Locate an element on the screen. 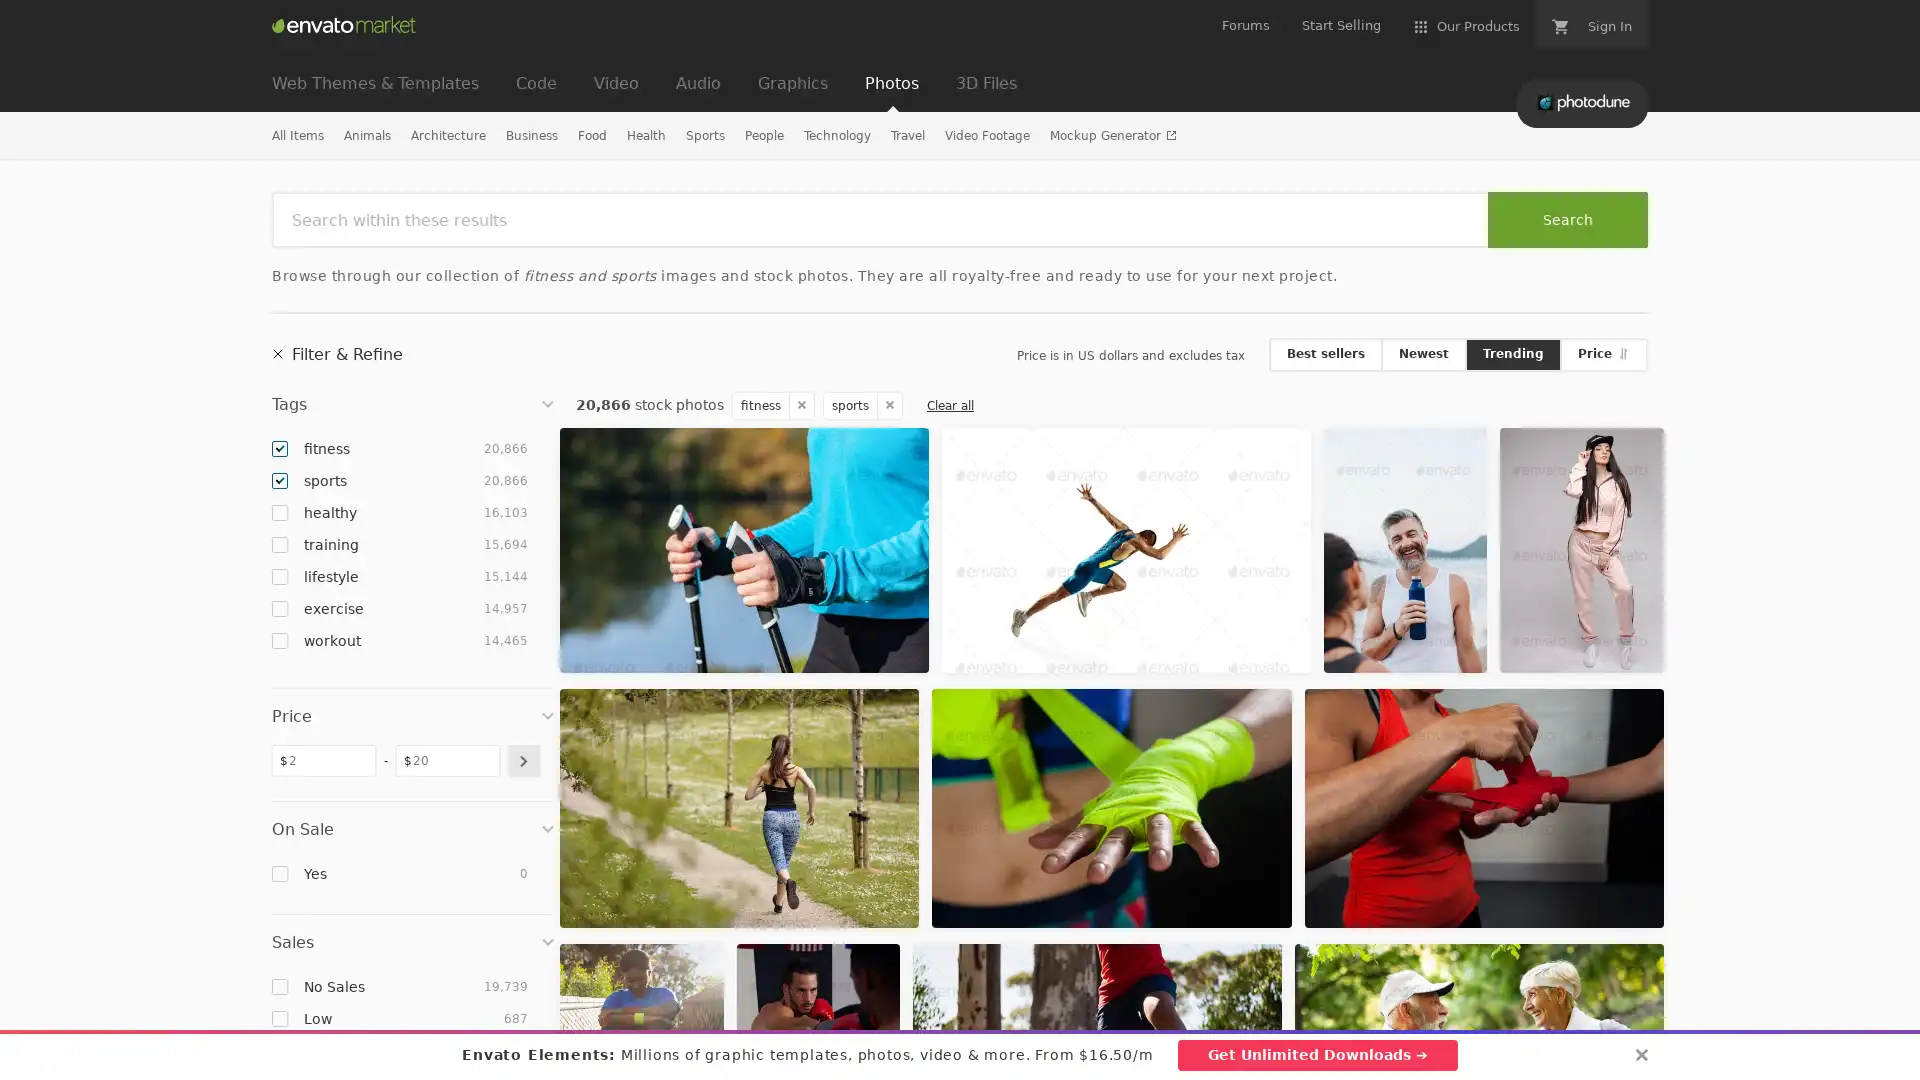 The width and height of the screenshot is (1920, 1080). Add to Favorites is located at coordinates (1264, 713).